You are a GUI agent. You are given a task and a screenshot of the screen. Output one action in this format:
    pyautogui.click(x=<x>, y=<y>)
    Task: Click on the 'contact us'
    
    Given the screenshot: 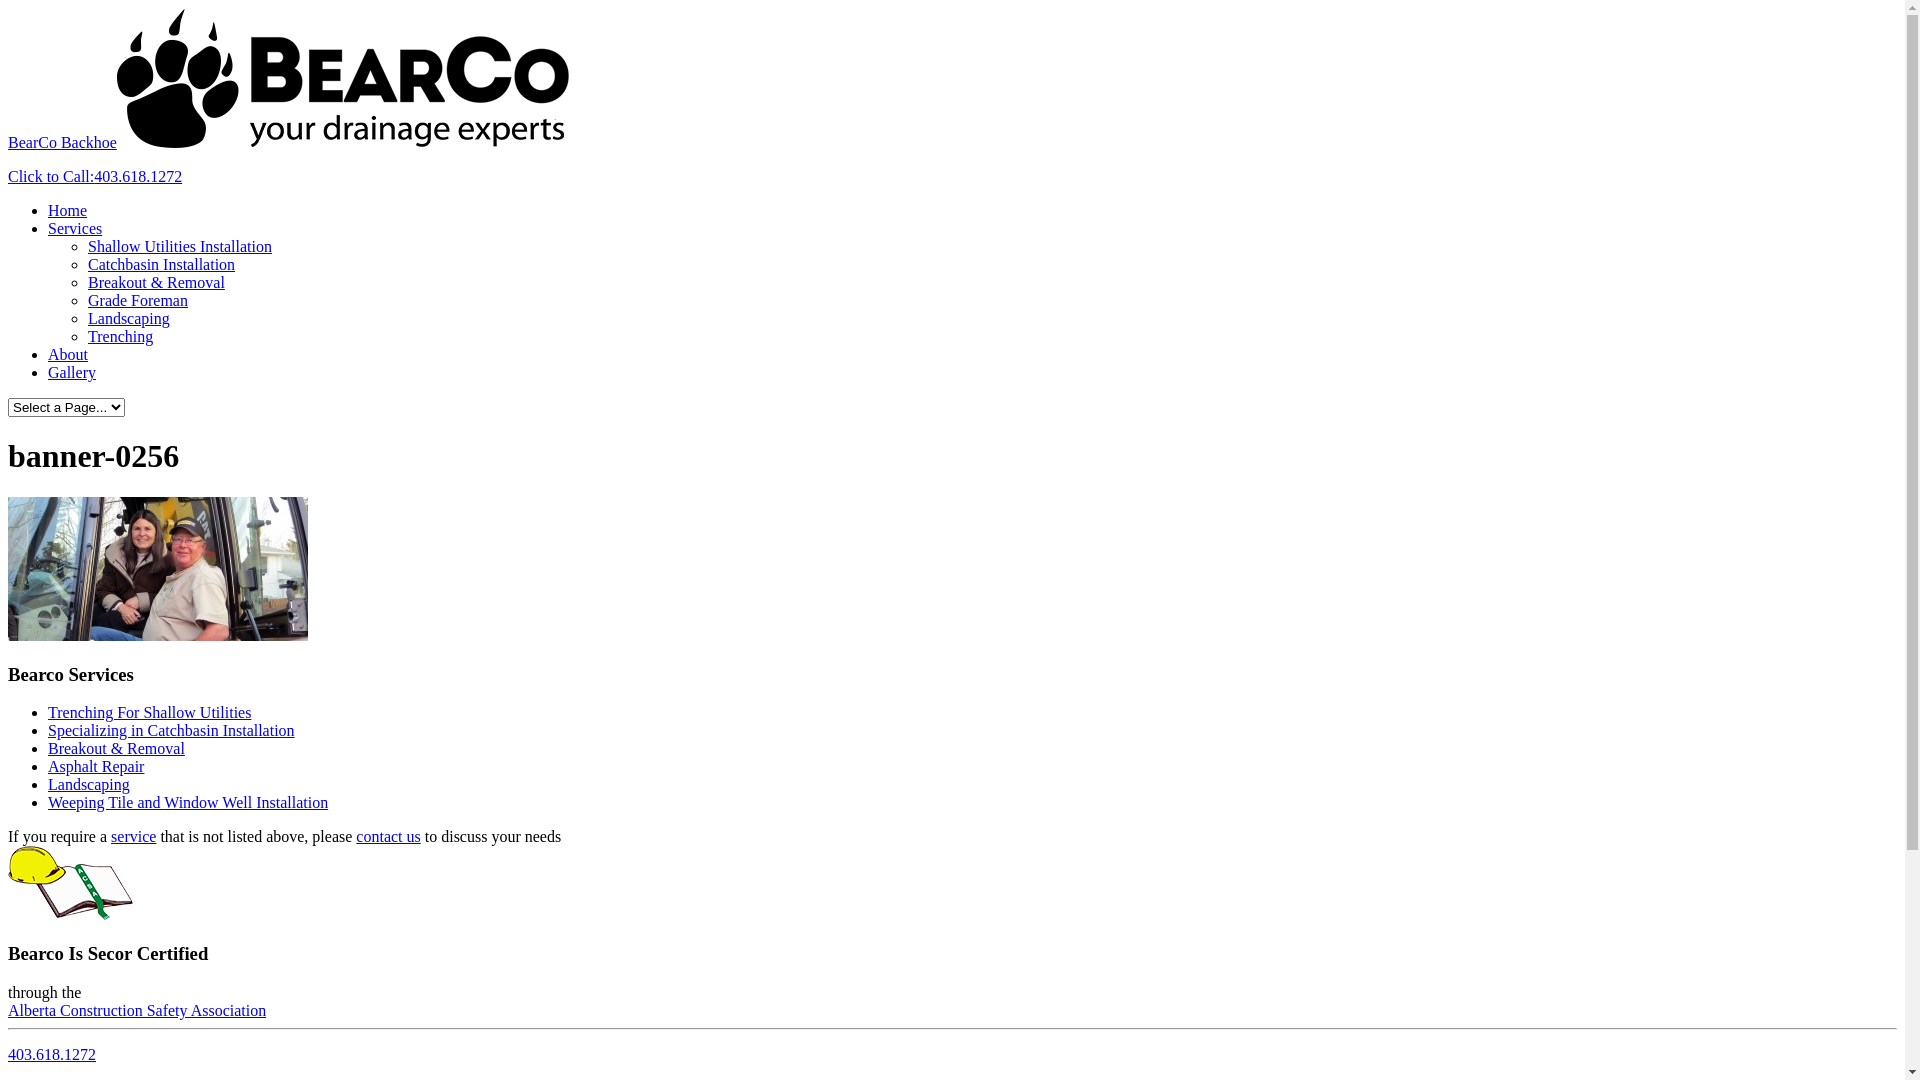 What is the action you would take?
    pyautogui.click(x=388, y=836)
    